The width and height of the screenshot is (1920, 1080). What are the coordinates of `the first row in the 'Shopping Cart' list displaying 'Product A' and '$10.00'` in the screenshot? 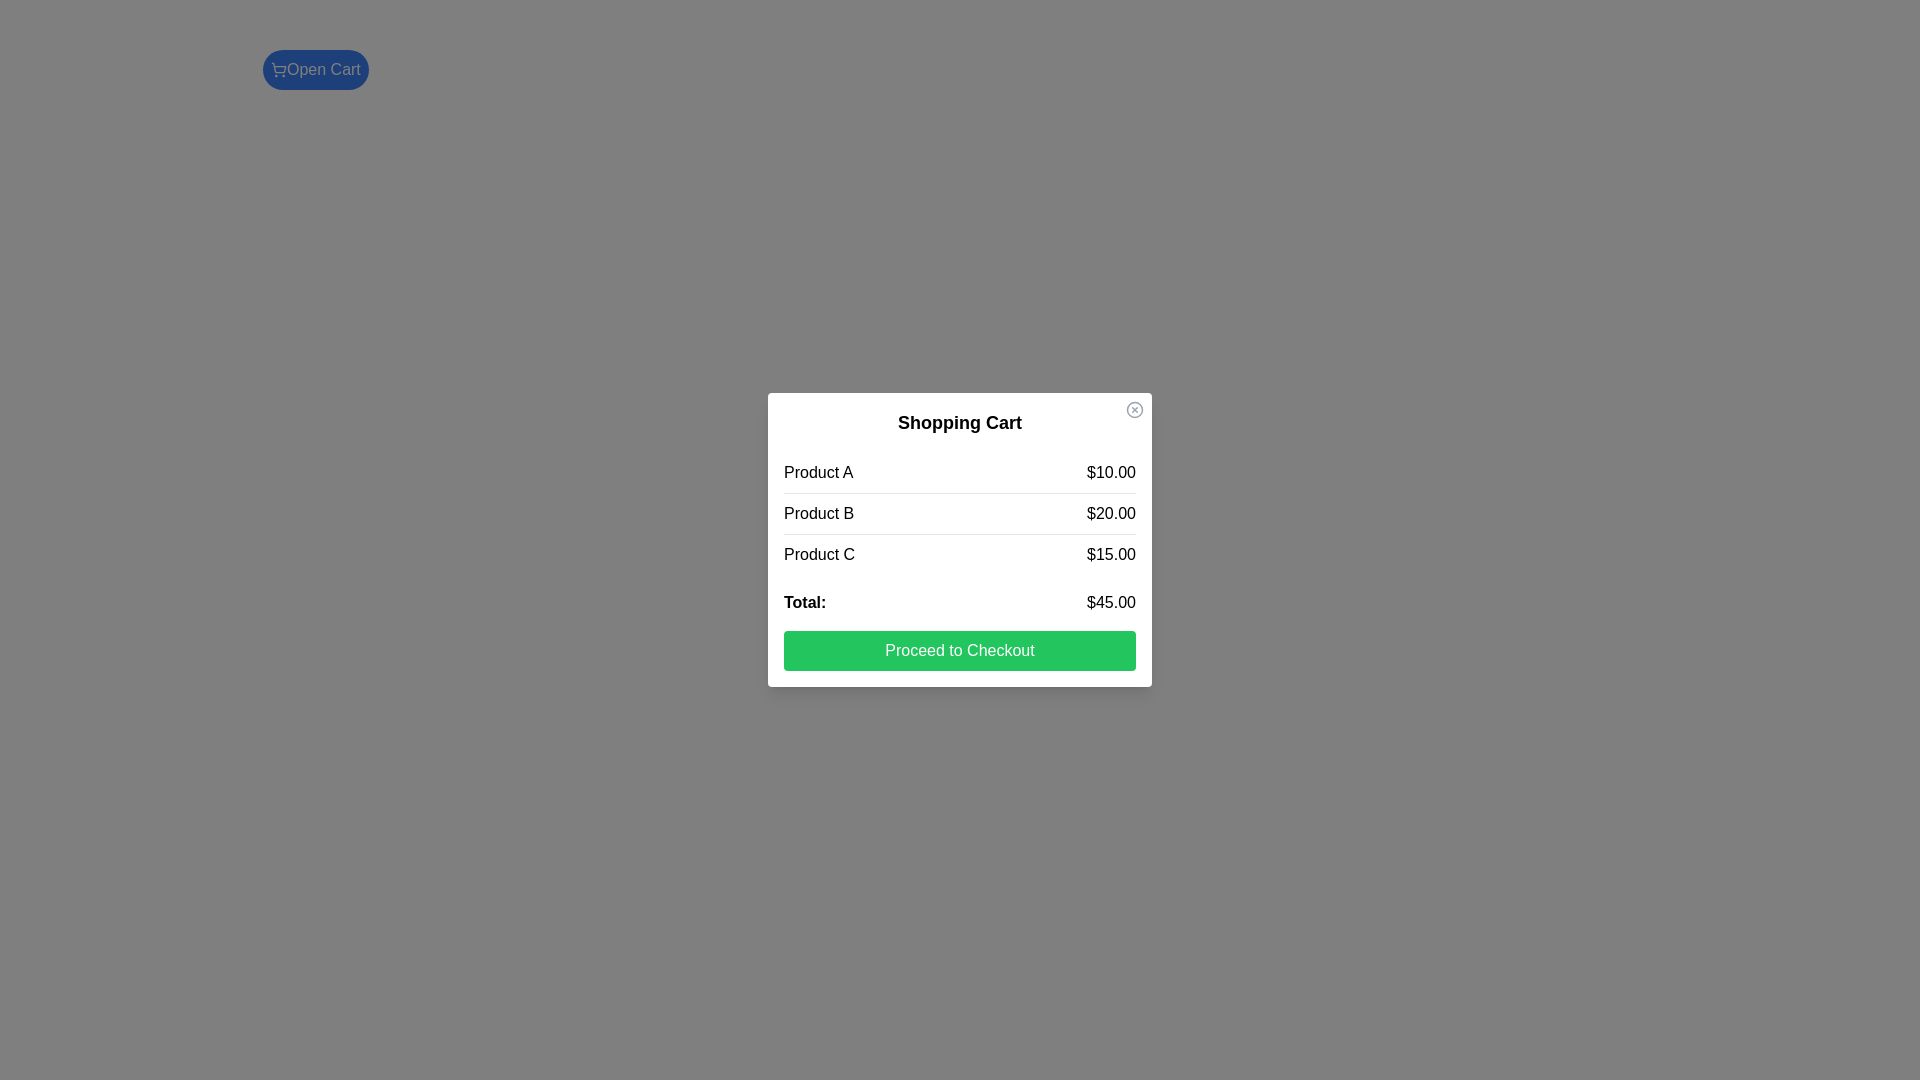 It's located at (960, 473).